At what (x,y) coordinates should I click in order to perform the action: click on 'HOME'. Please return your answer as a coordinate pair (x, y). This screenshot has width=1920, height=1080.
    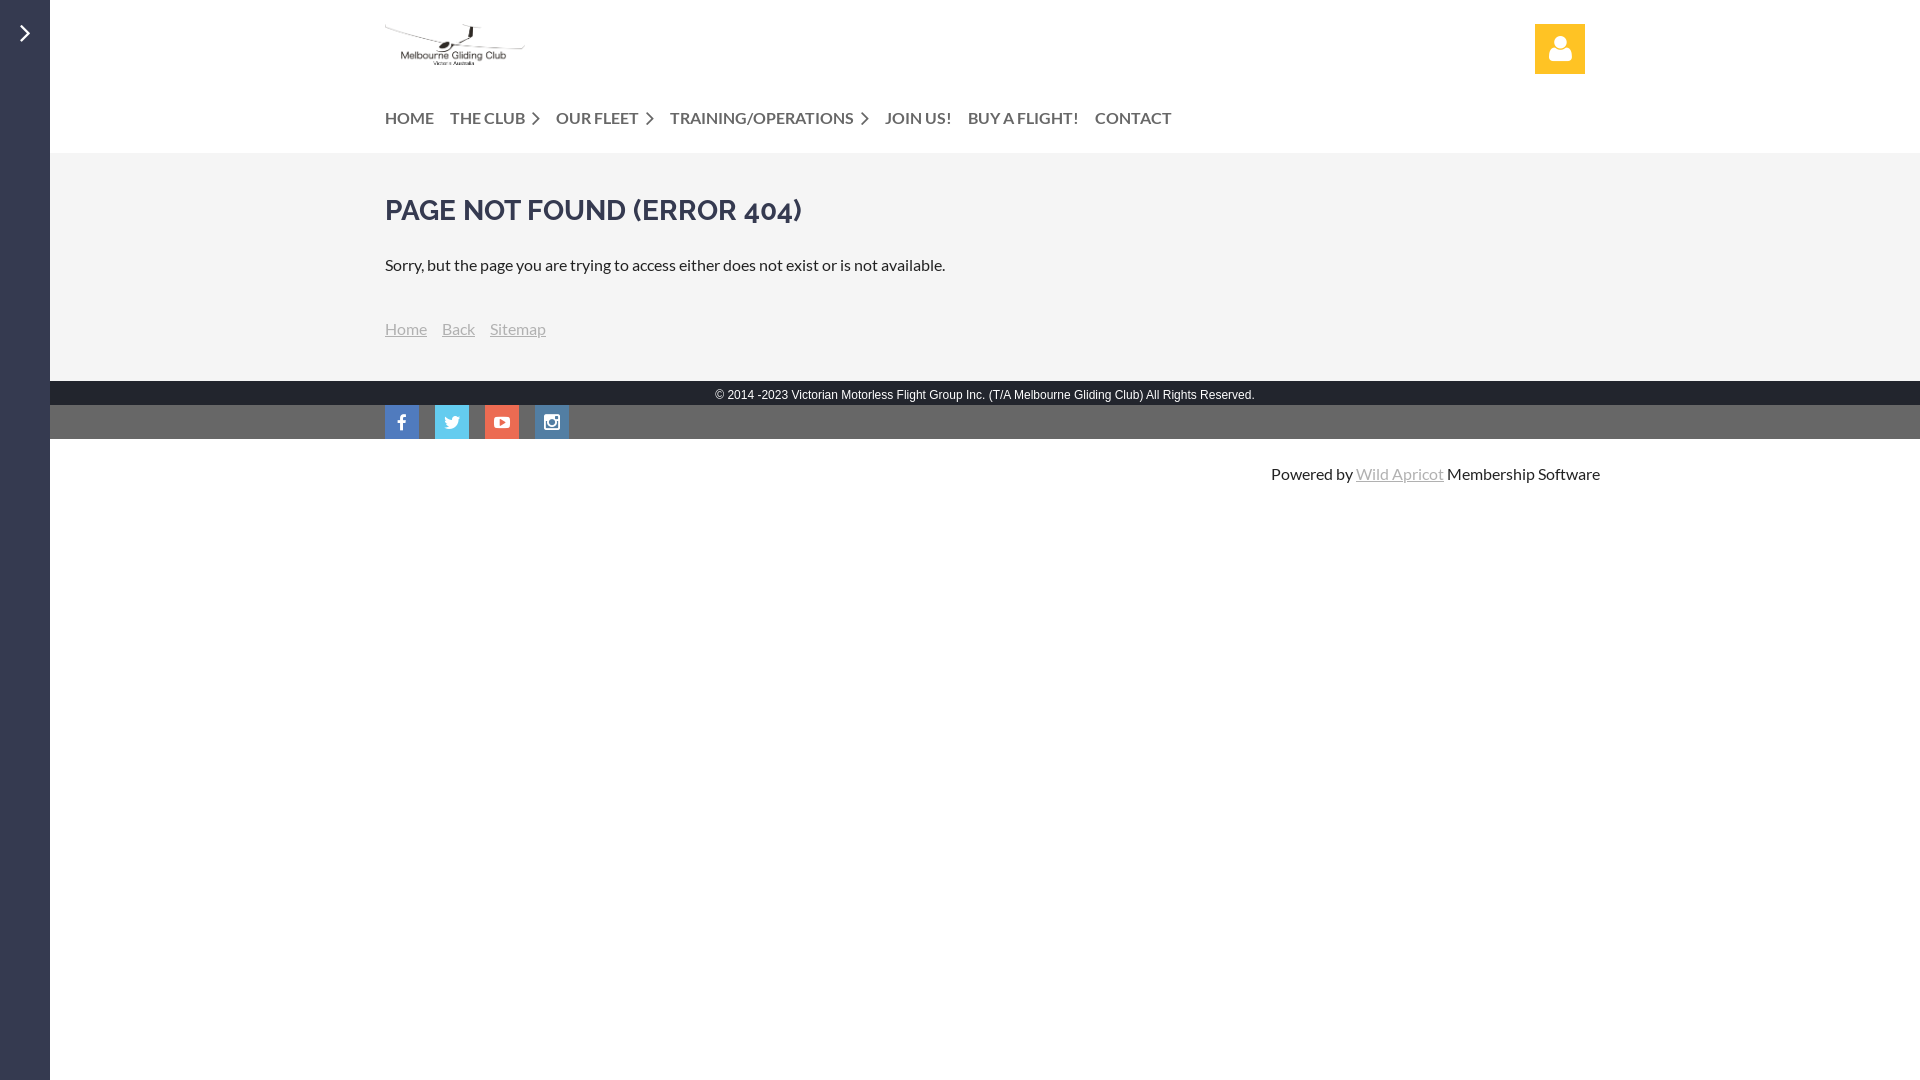
    Looking at the image, I should click on (416, 117).